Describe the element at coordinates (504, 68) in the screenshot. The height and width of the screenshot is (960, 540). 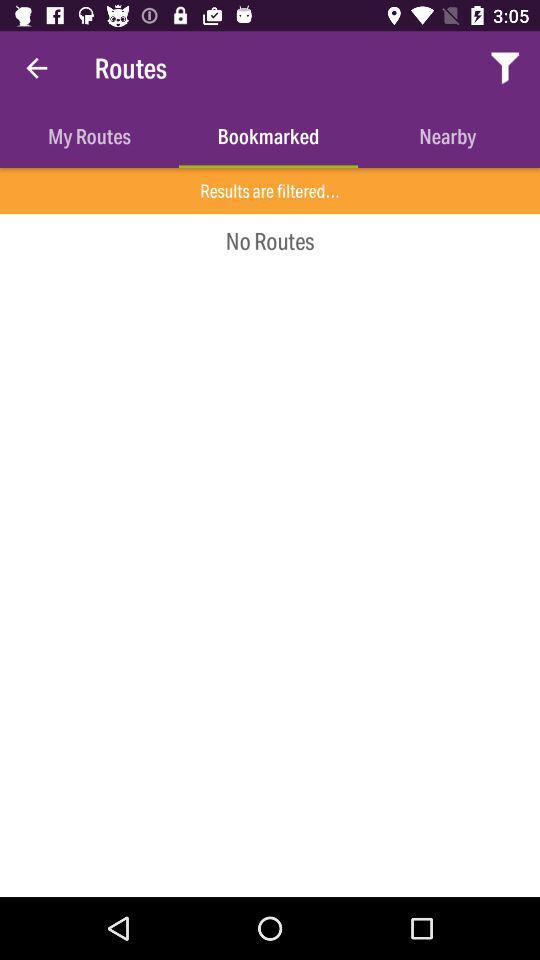
I see `the icon to the right of routes item` at that location.